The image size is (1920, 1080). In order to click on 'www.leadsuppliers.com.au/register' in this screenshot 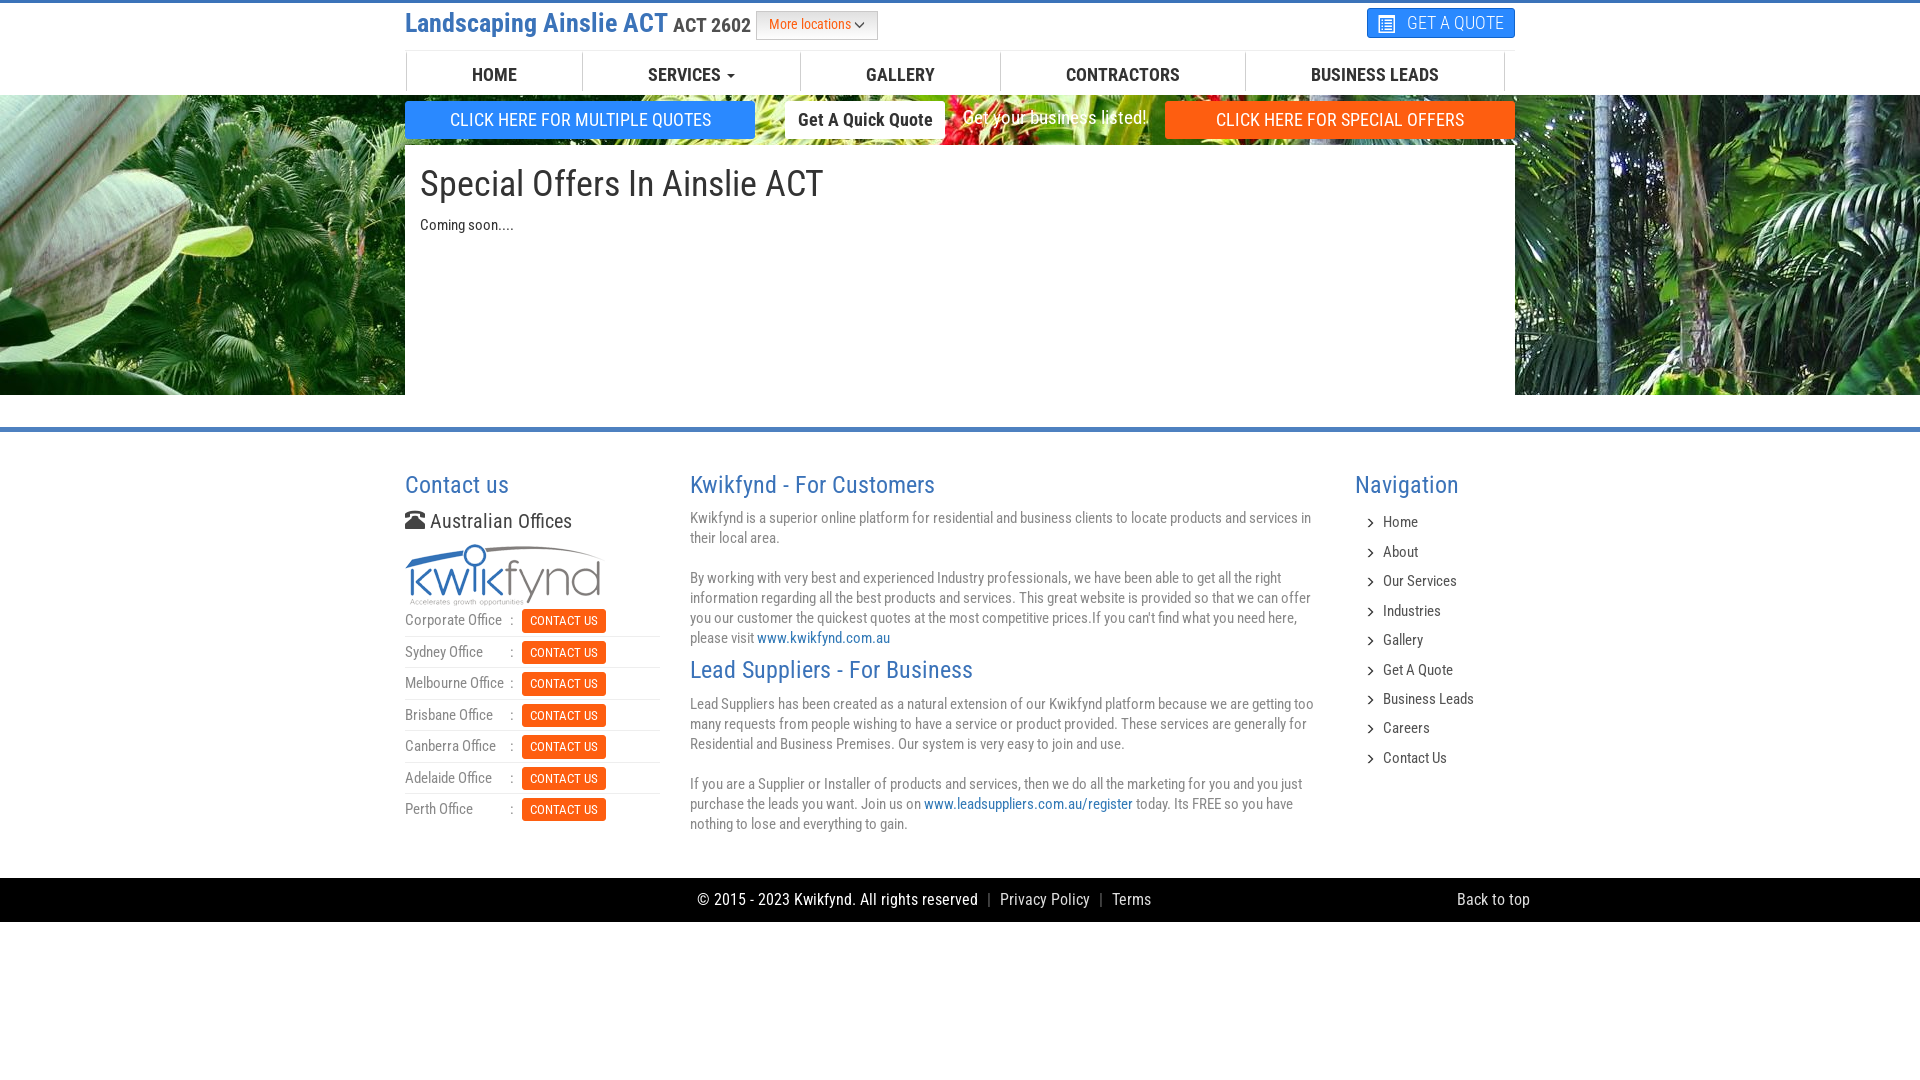, I will do `click(1028, 802)`.